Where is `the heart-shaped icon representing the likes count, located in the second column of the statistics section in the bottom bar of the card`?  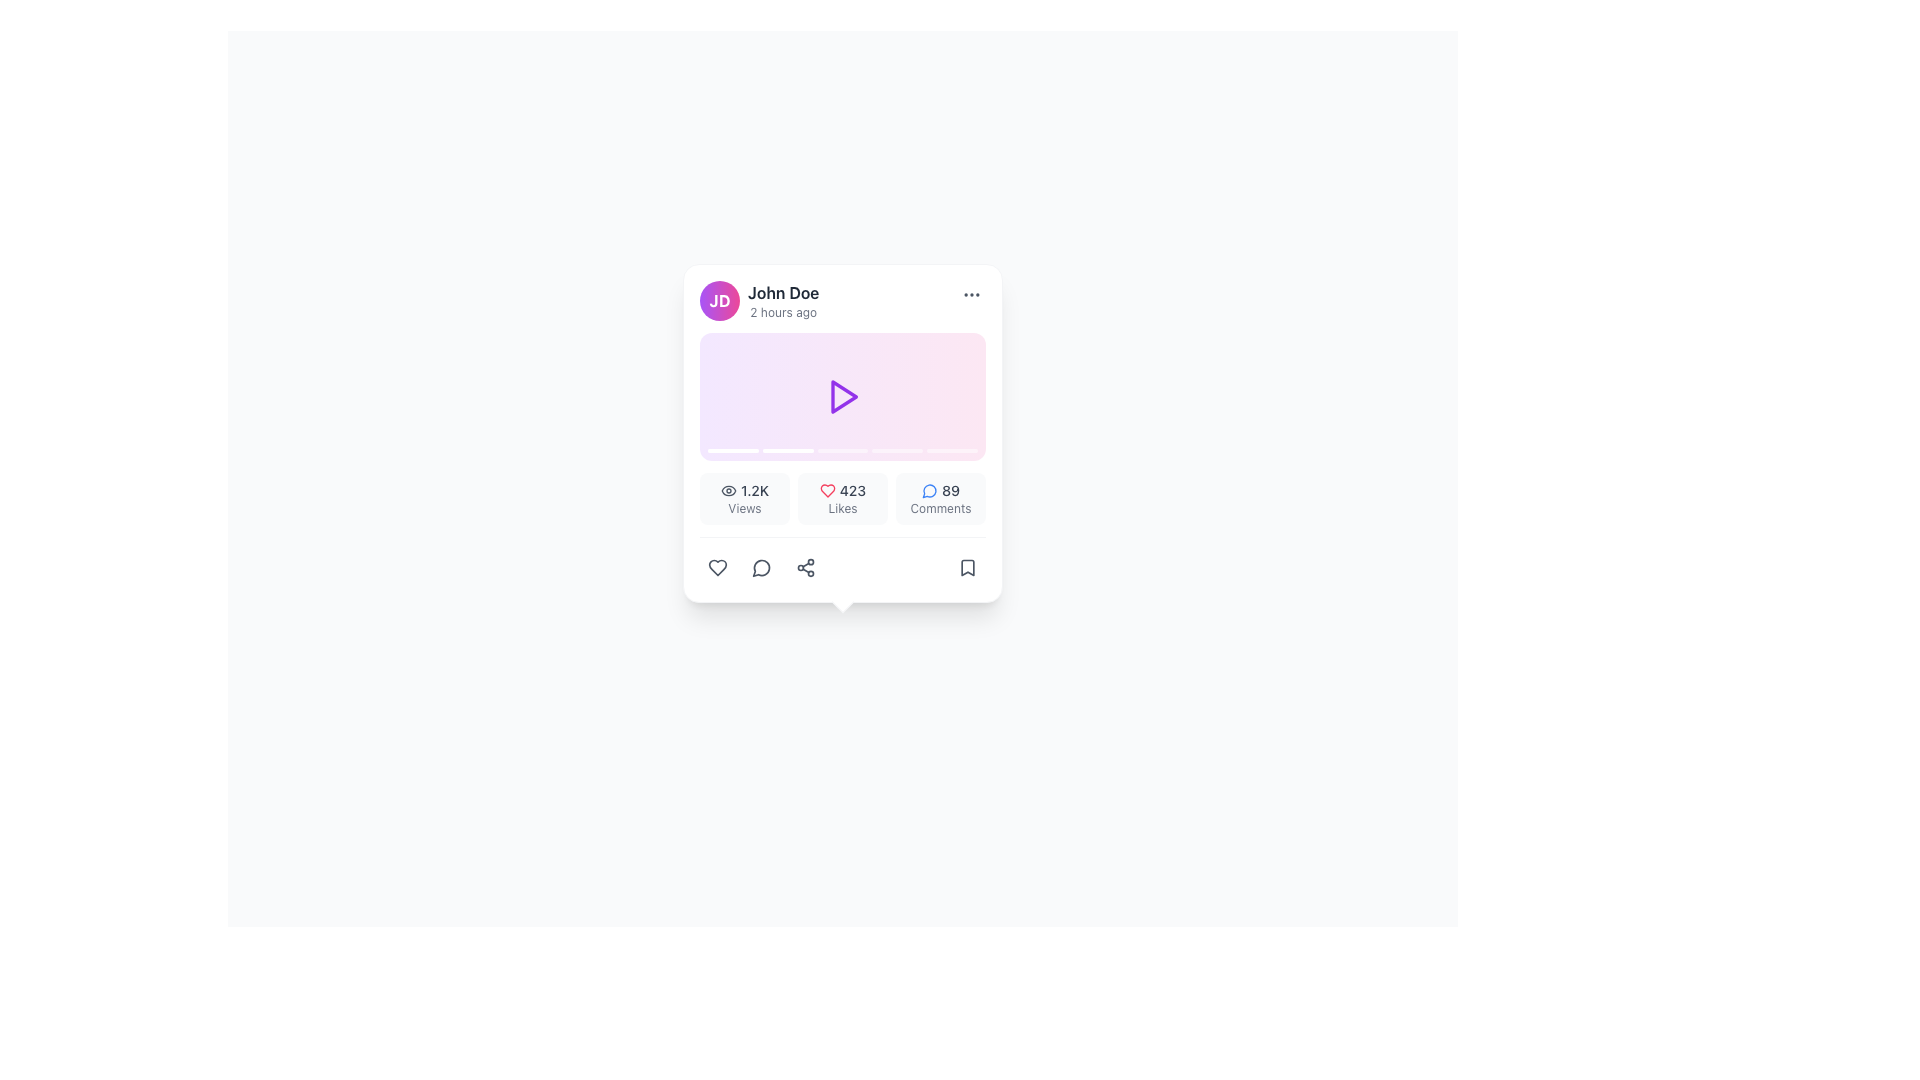 the heart-shaped icon representing the likes count, located in the second column of the statistics section in the bottom bar of the card is located at coordinates (718, 567).